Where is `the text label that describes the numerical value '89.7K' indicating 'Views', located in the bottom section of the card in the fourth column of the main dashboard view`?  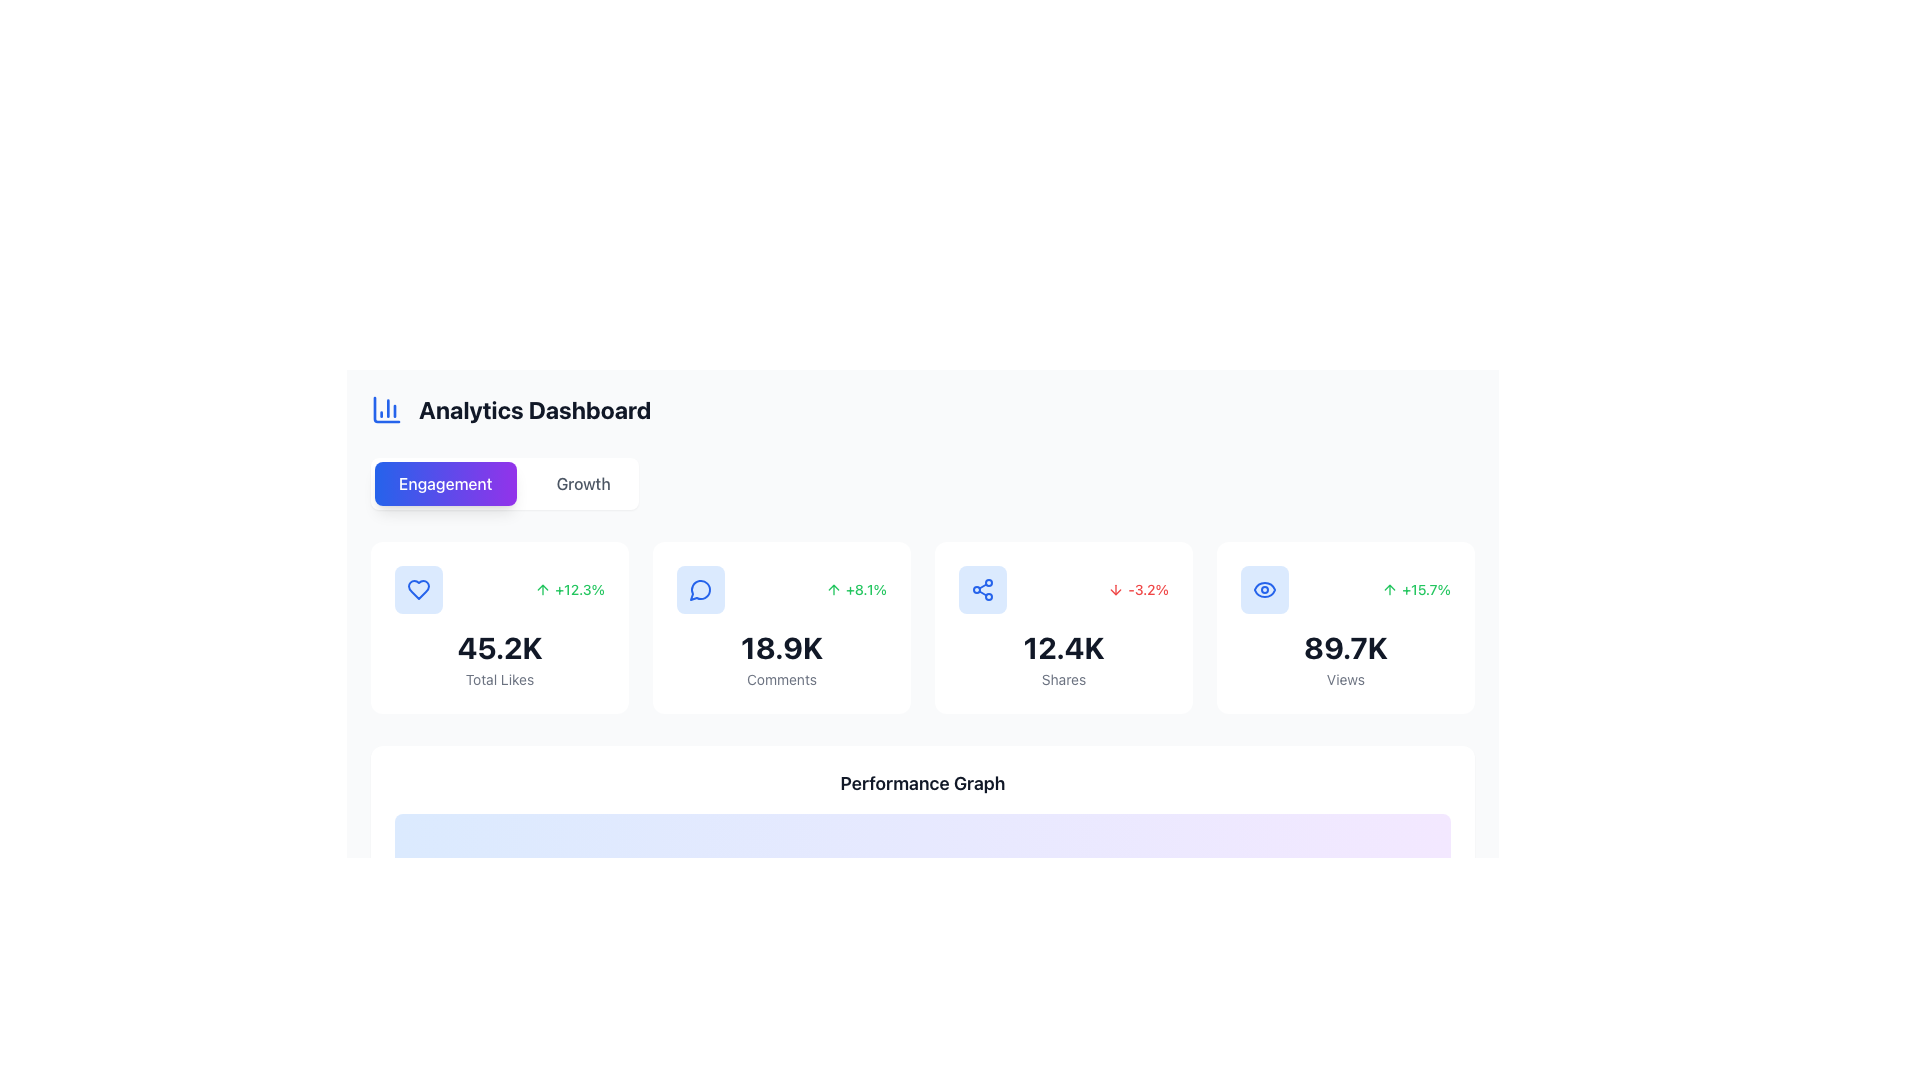 the text label that describes the numerical value '89.7K' indicating 'Views', located in the bottom section of the card in the fourth column of the main dashboard view is located at coordinates (1345, 678).